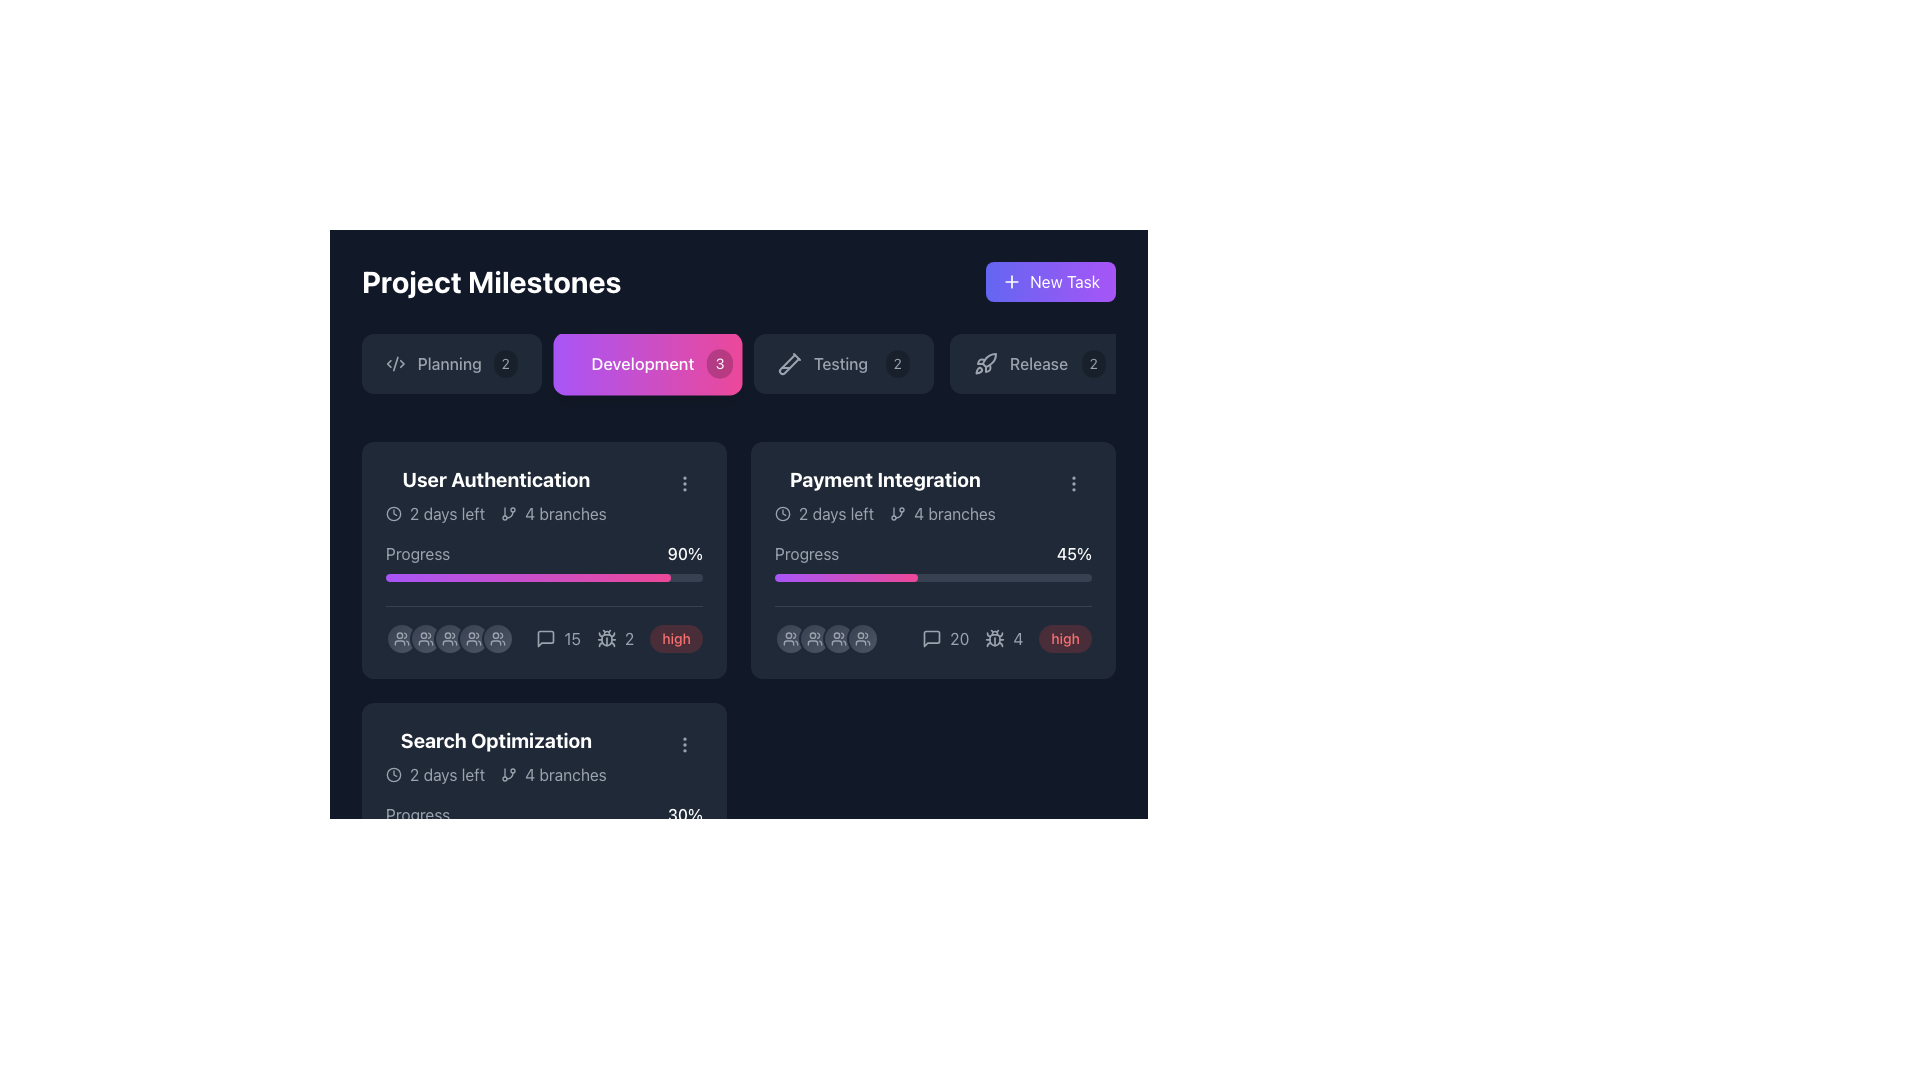 This screenshot has width=1920, height=1080. What do you see at coordinates (884, 479) in the screenshot?
I see `the Text Label that identifies the project milestone or task related to 'Payment Integration', located in the top-left section of a card layout under the 'Development' heading` at bounding box center [884, 479].